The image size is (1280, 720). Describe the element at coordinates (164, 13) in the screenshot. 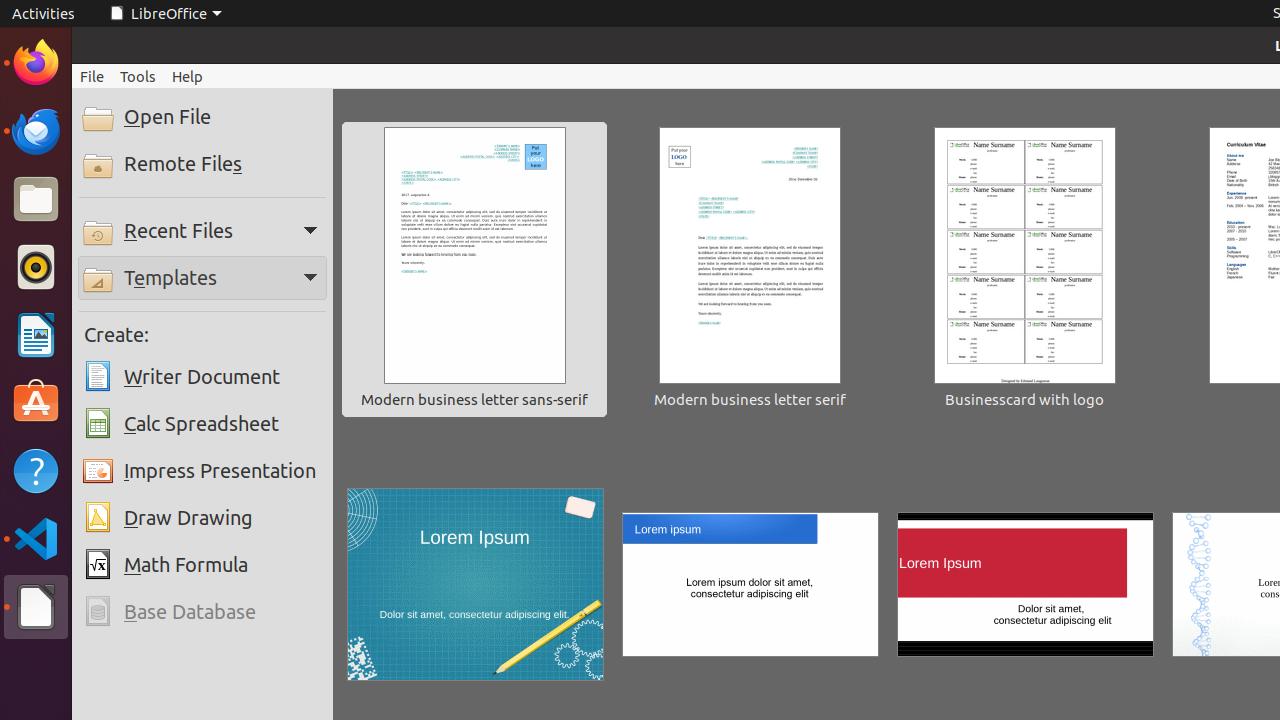

I see `'LibreOffice'` at that location.